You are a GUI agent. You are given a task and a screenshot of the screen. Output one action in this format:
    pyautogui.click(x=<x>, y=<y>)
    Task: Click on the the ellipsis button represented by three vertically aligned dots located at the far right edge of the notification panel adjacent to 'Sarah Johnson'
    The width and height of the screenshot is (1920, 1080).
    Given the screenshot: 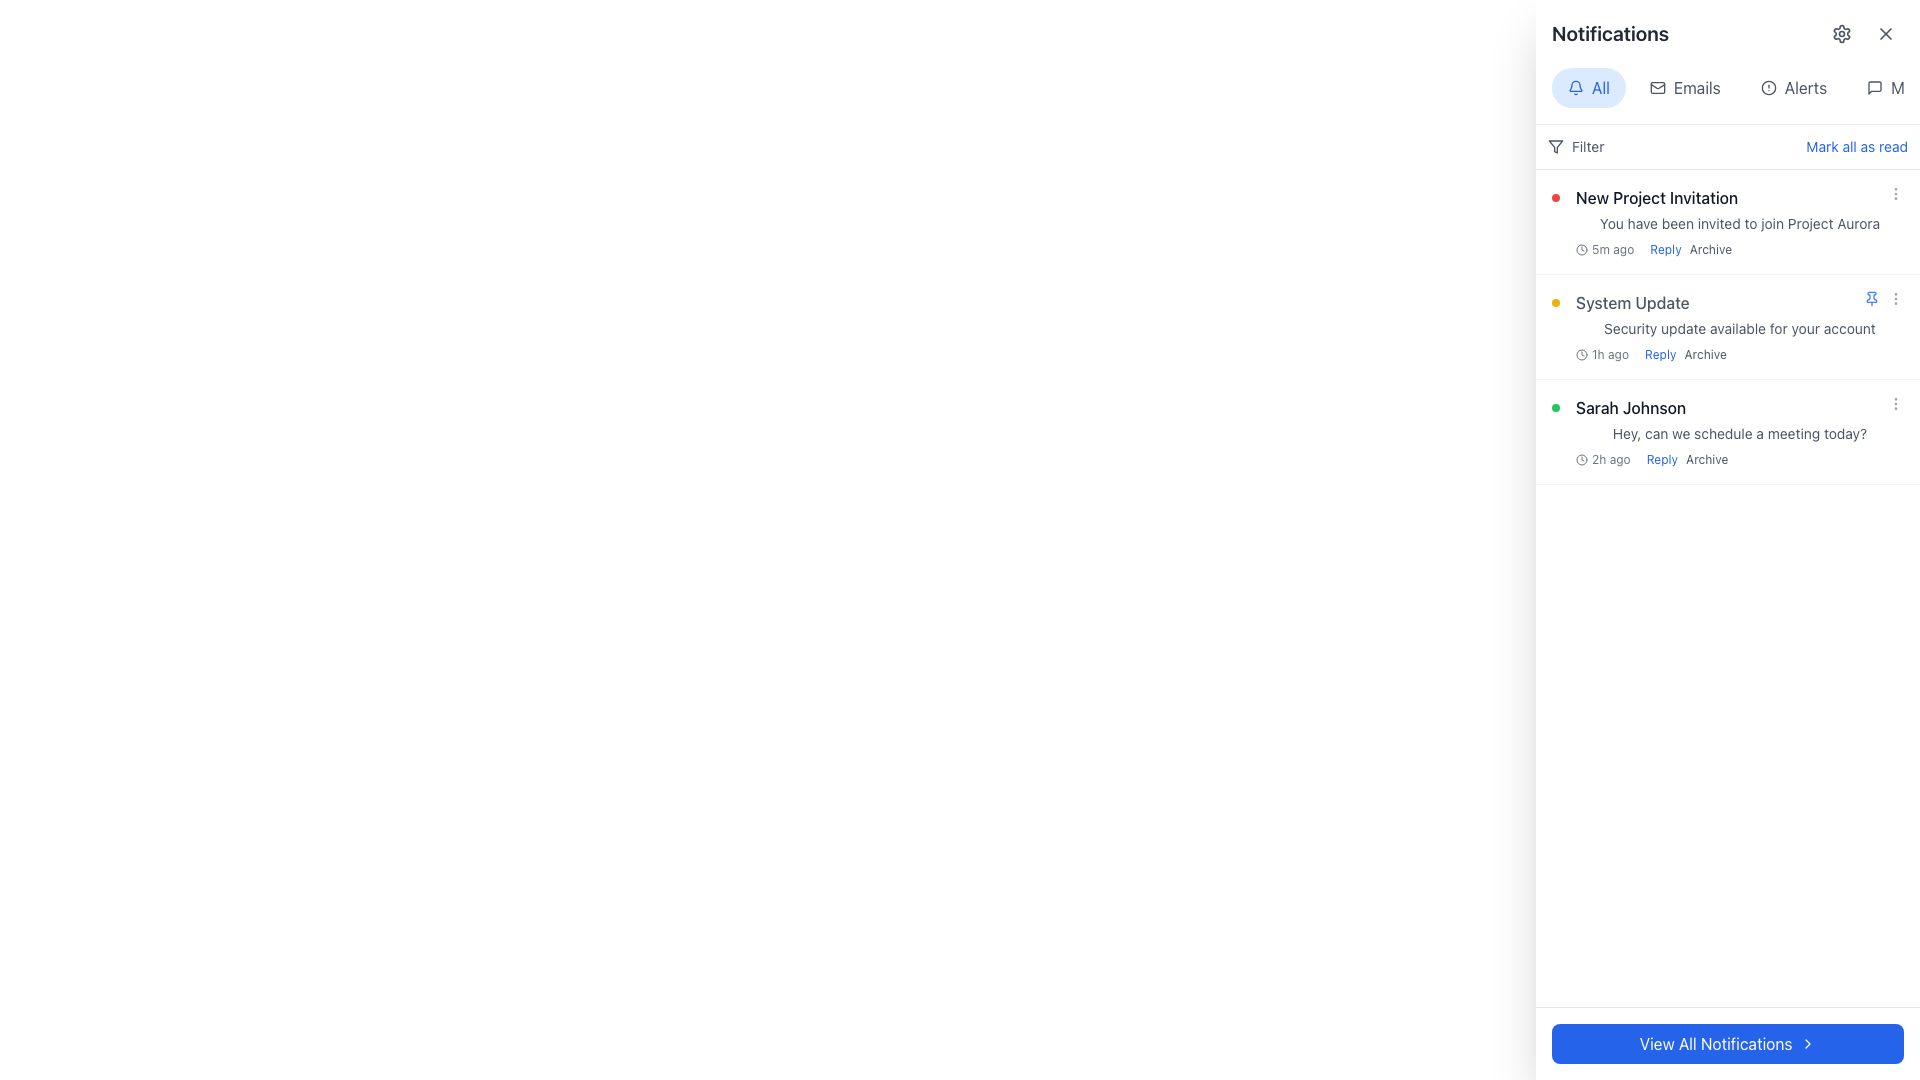 What is the action you would take?
    pyautogui.click(x=1895, y=404)
    